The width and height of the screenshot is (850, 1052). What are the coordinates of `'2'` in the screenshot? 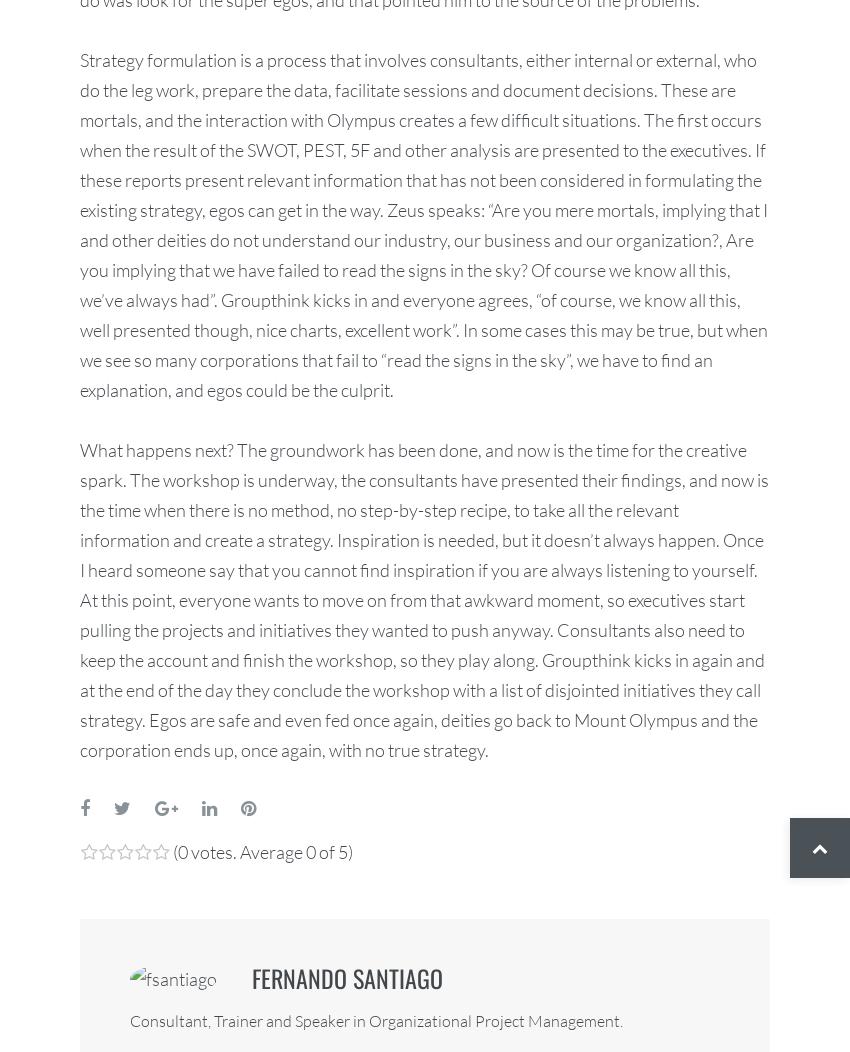 It's located at (106, 871).